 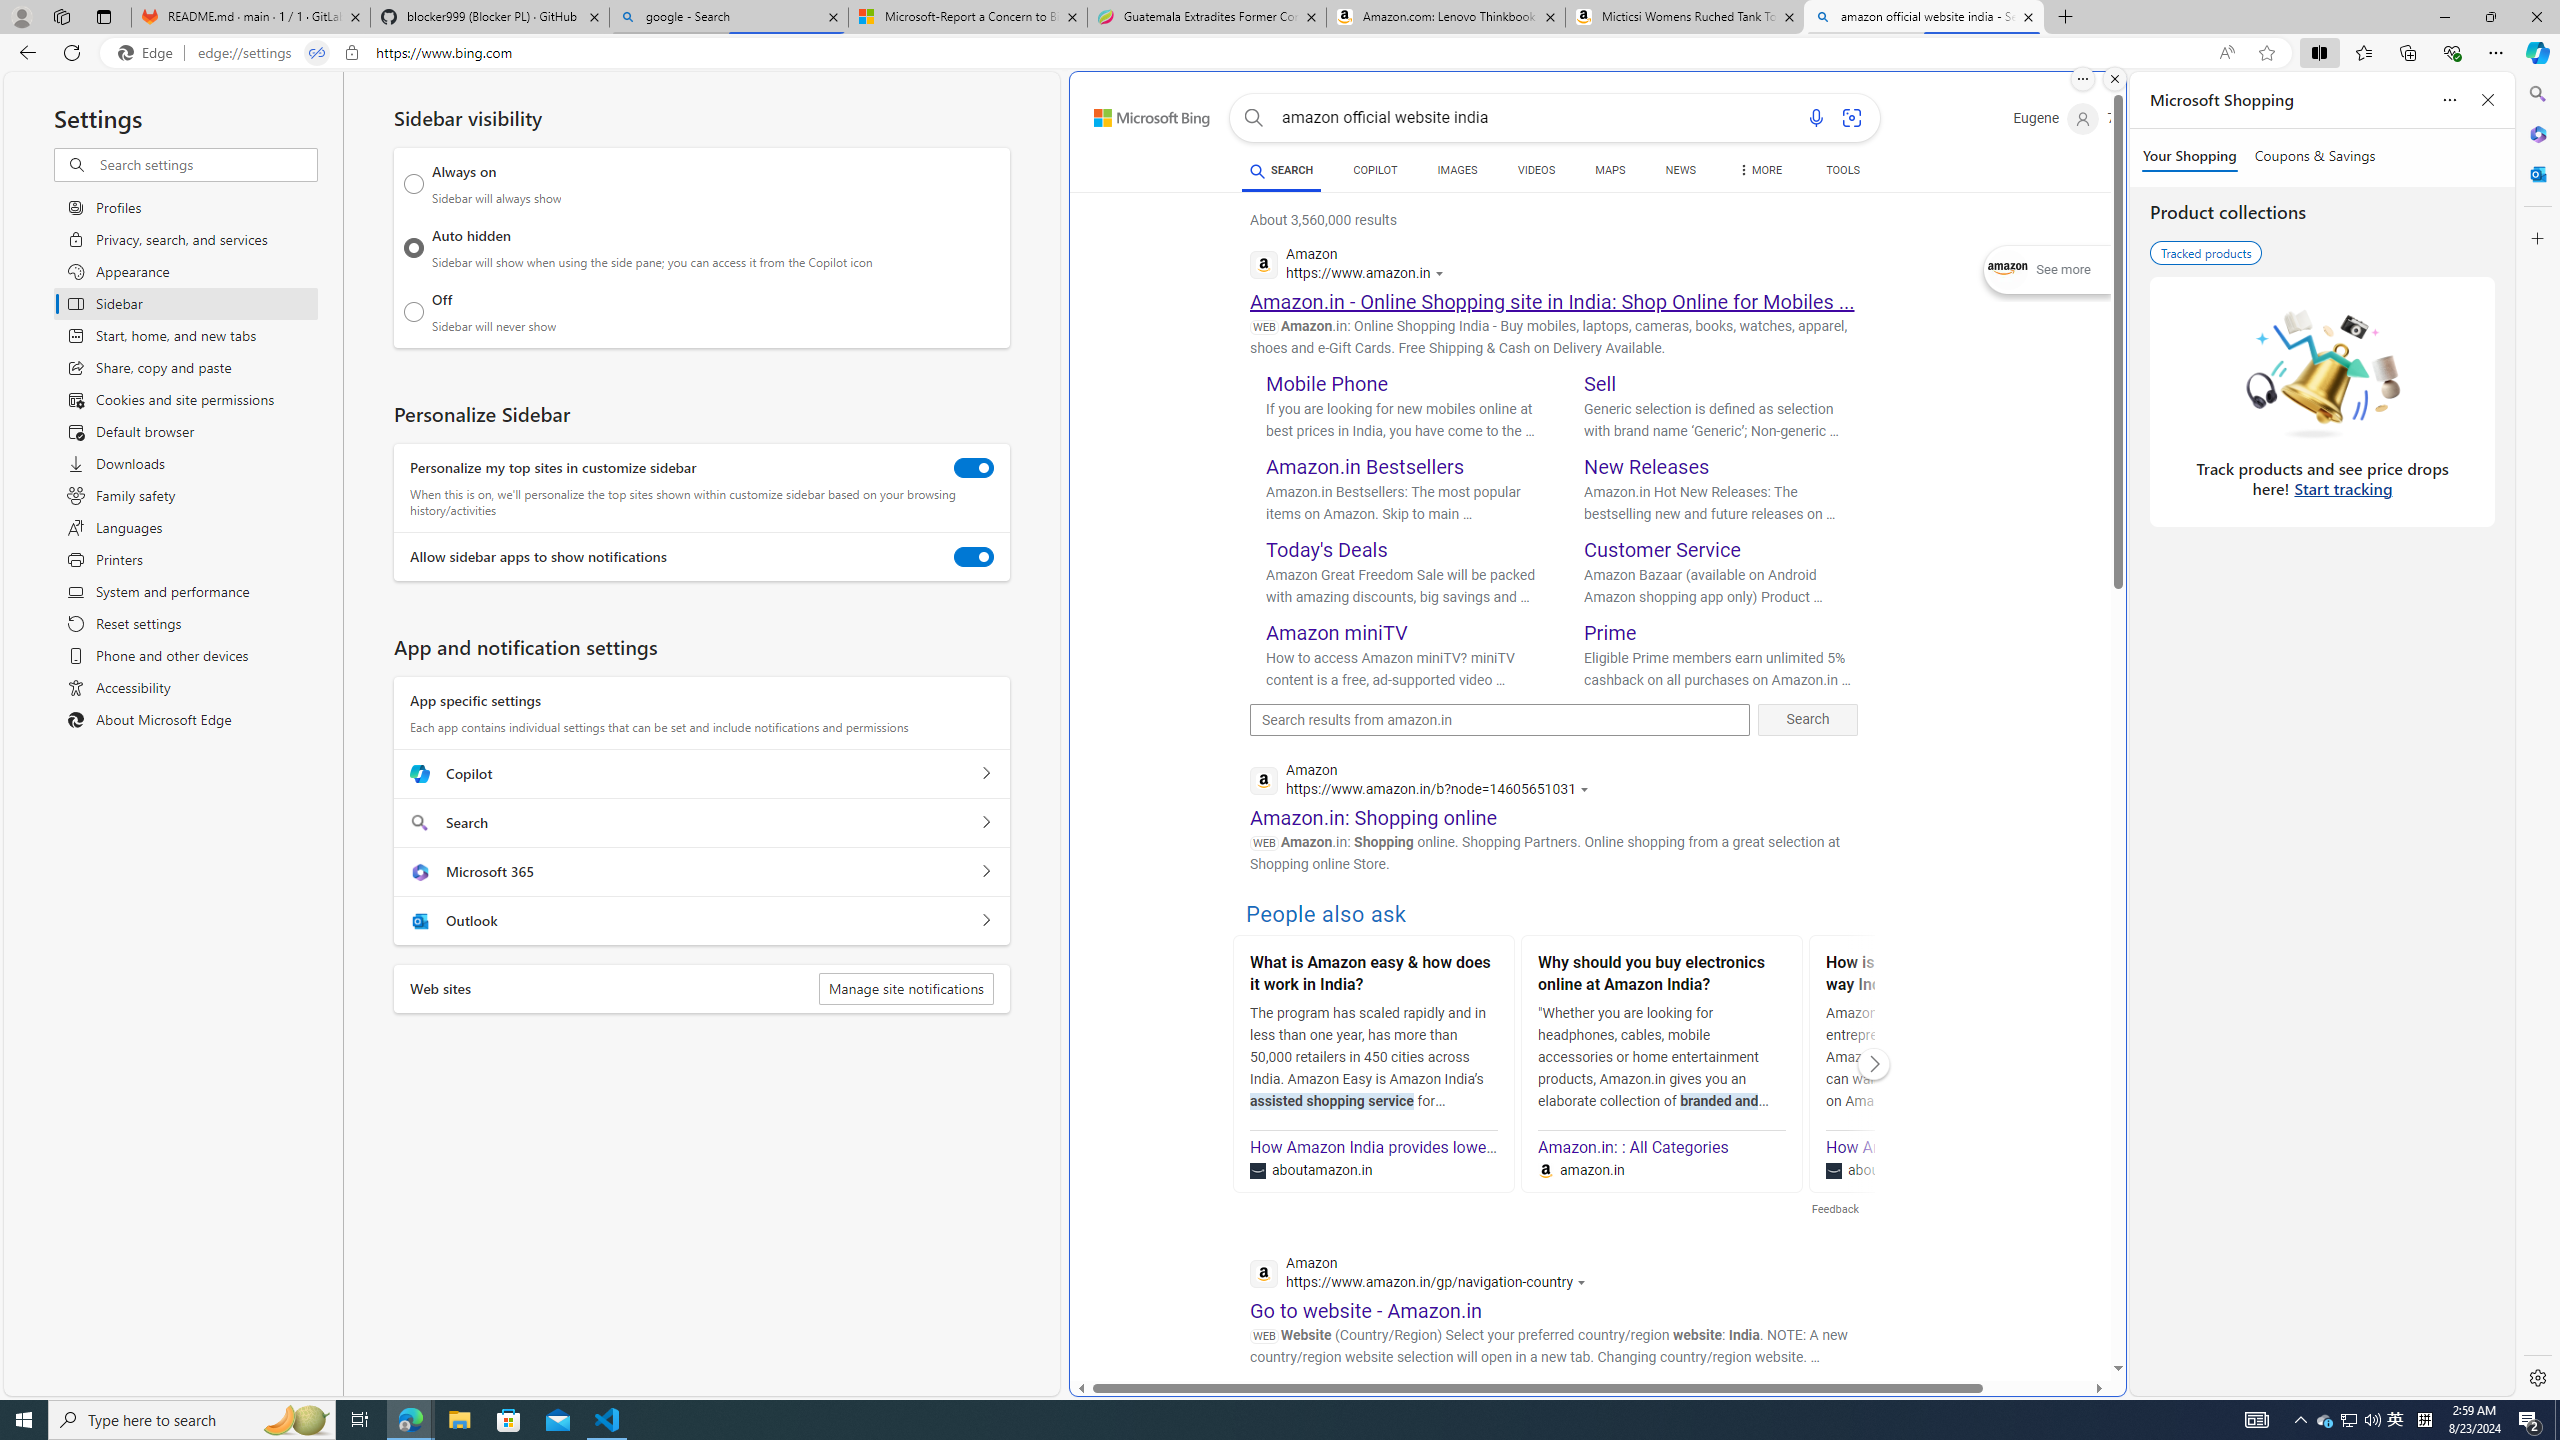 What do you see at coordinates (1365, 467) in the screenshot?
I see `'Amazon.in Bestsellers'` at bounding box center [1365, 467].